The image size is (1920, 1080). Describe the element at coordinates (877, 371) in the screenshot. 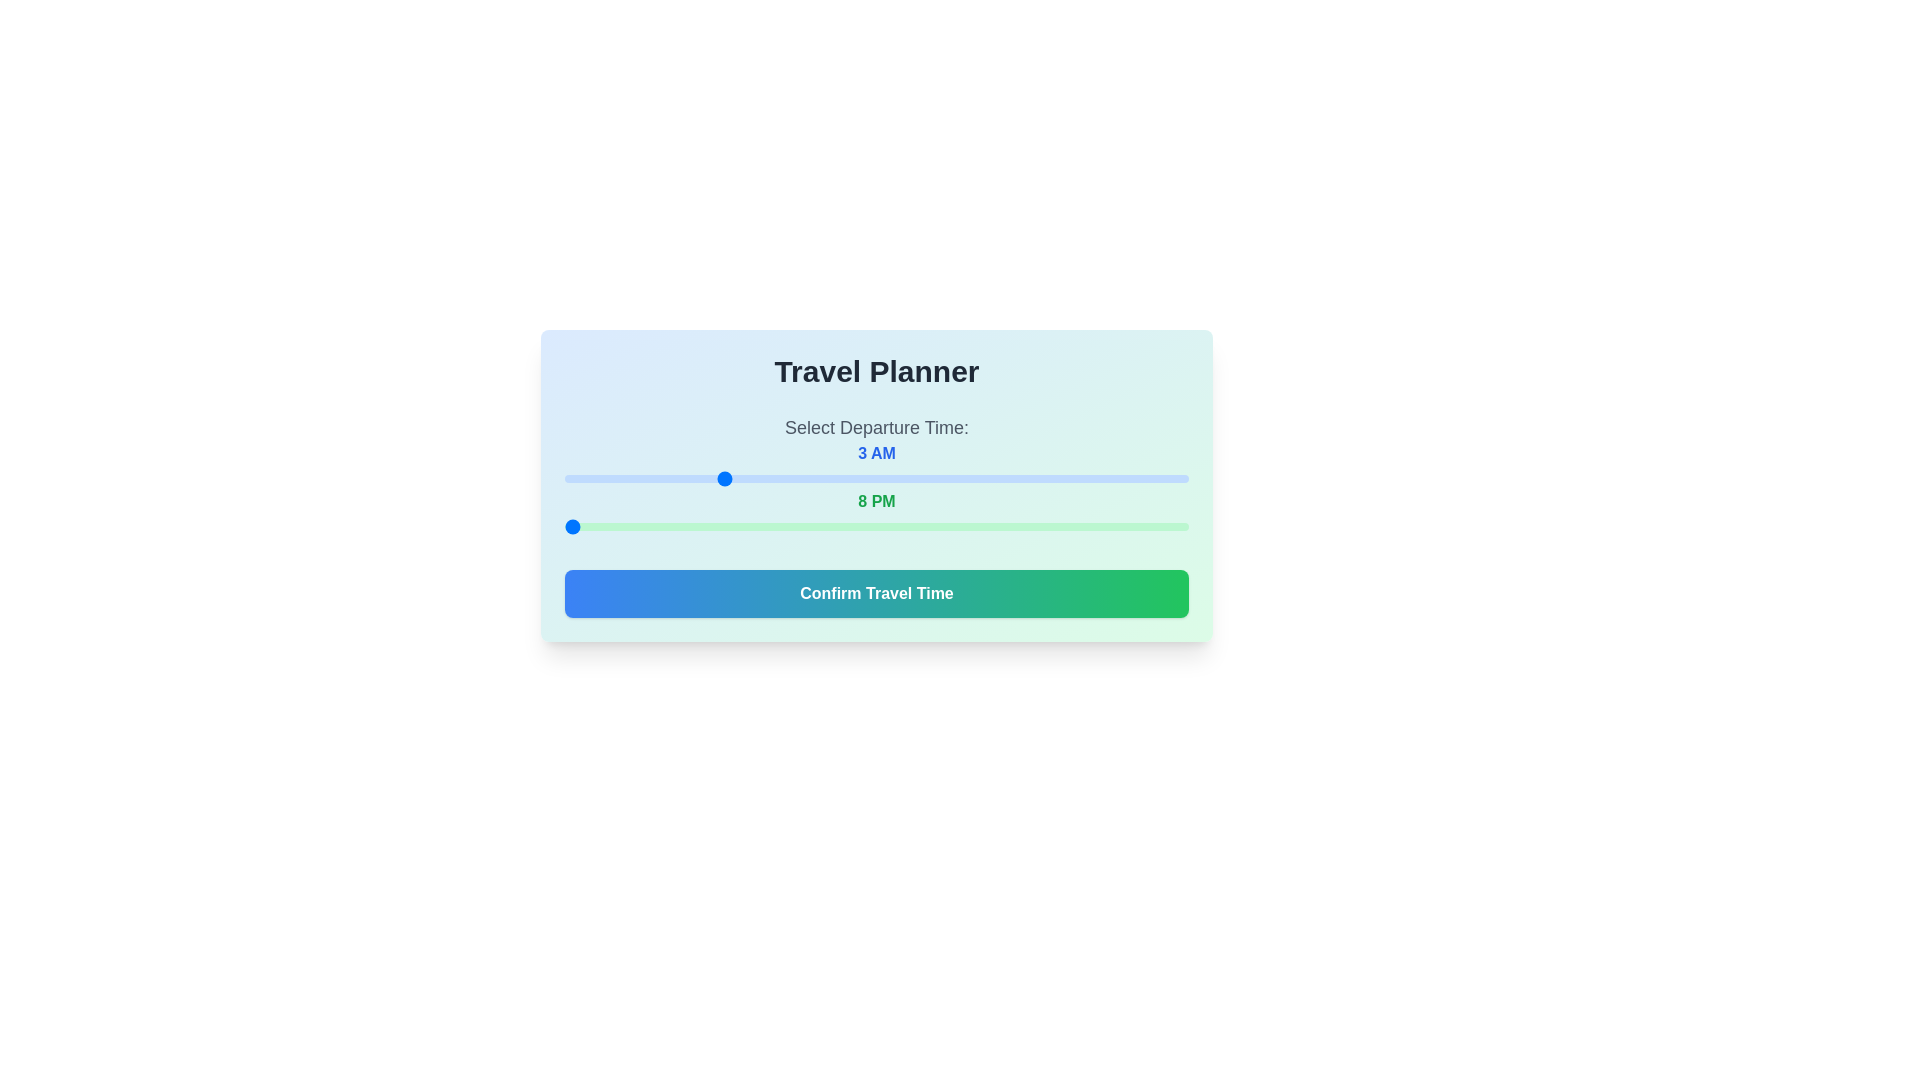

I see `the bold, centered heading labeled 'Travel Planner' at the top of the card-like structure` at that location.